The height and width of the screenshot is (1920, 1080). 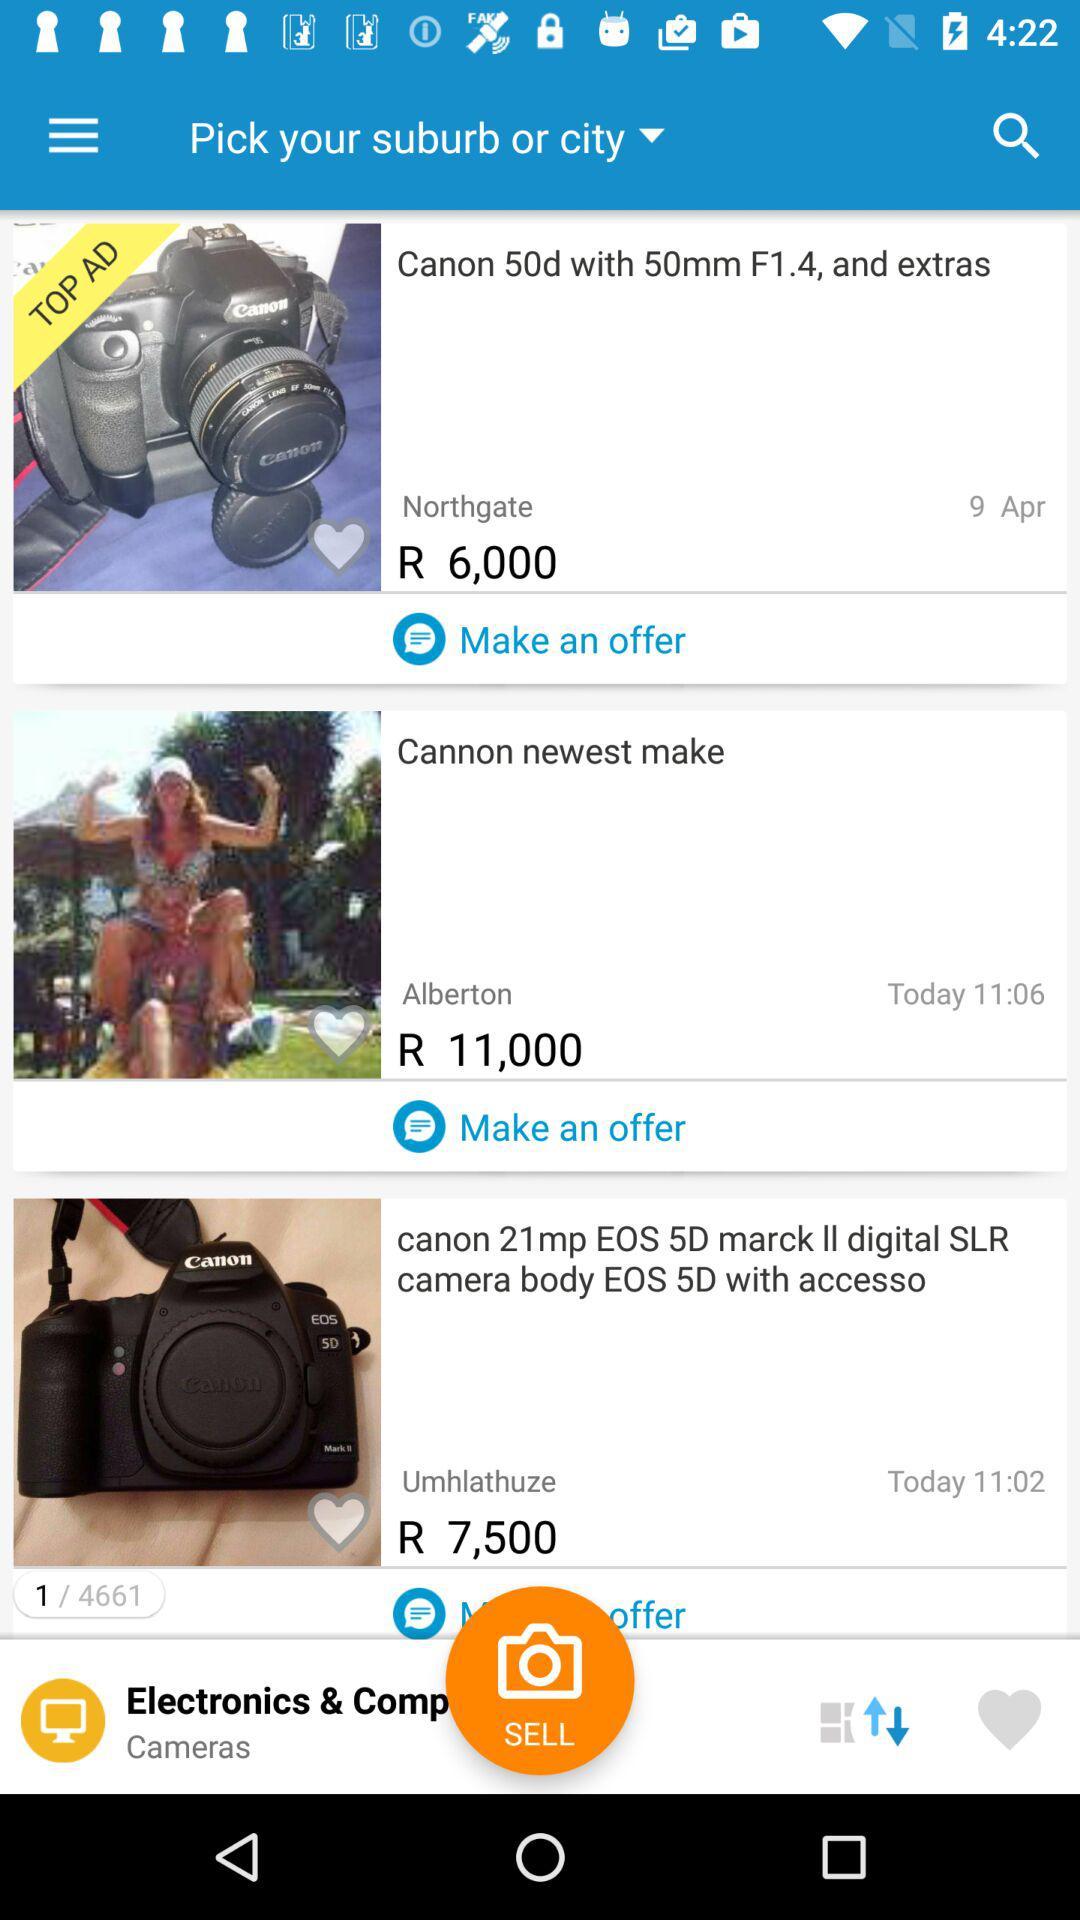 I want to click on the swap icon, so click(x=863, y=1715).